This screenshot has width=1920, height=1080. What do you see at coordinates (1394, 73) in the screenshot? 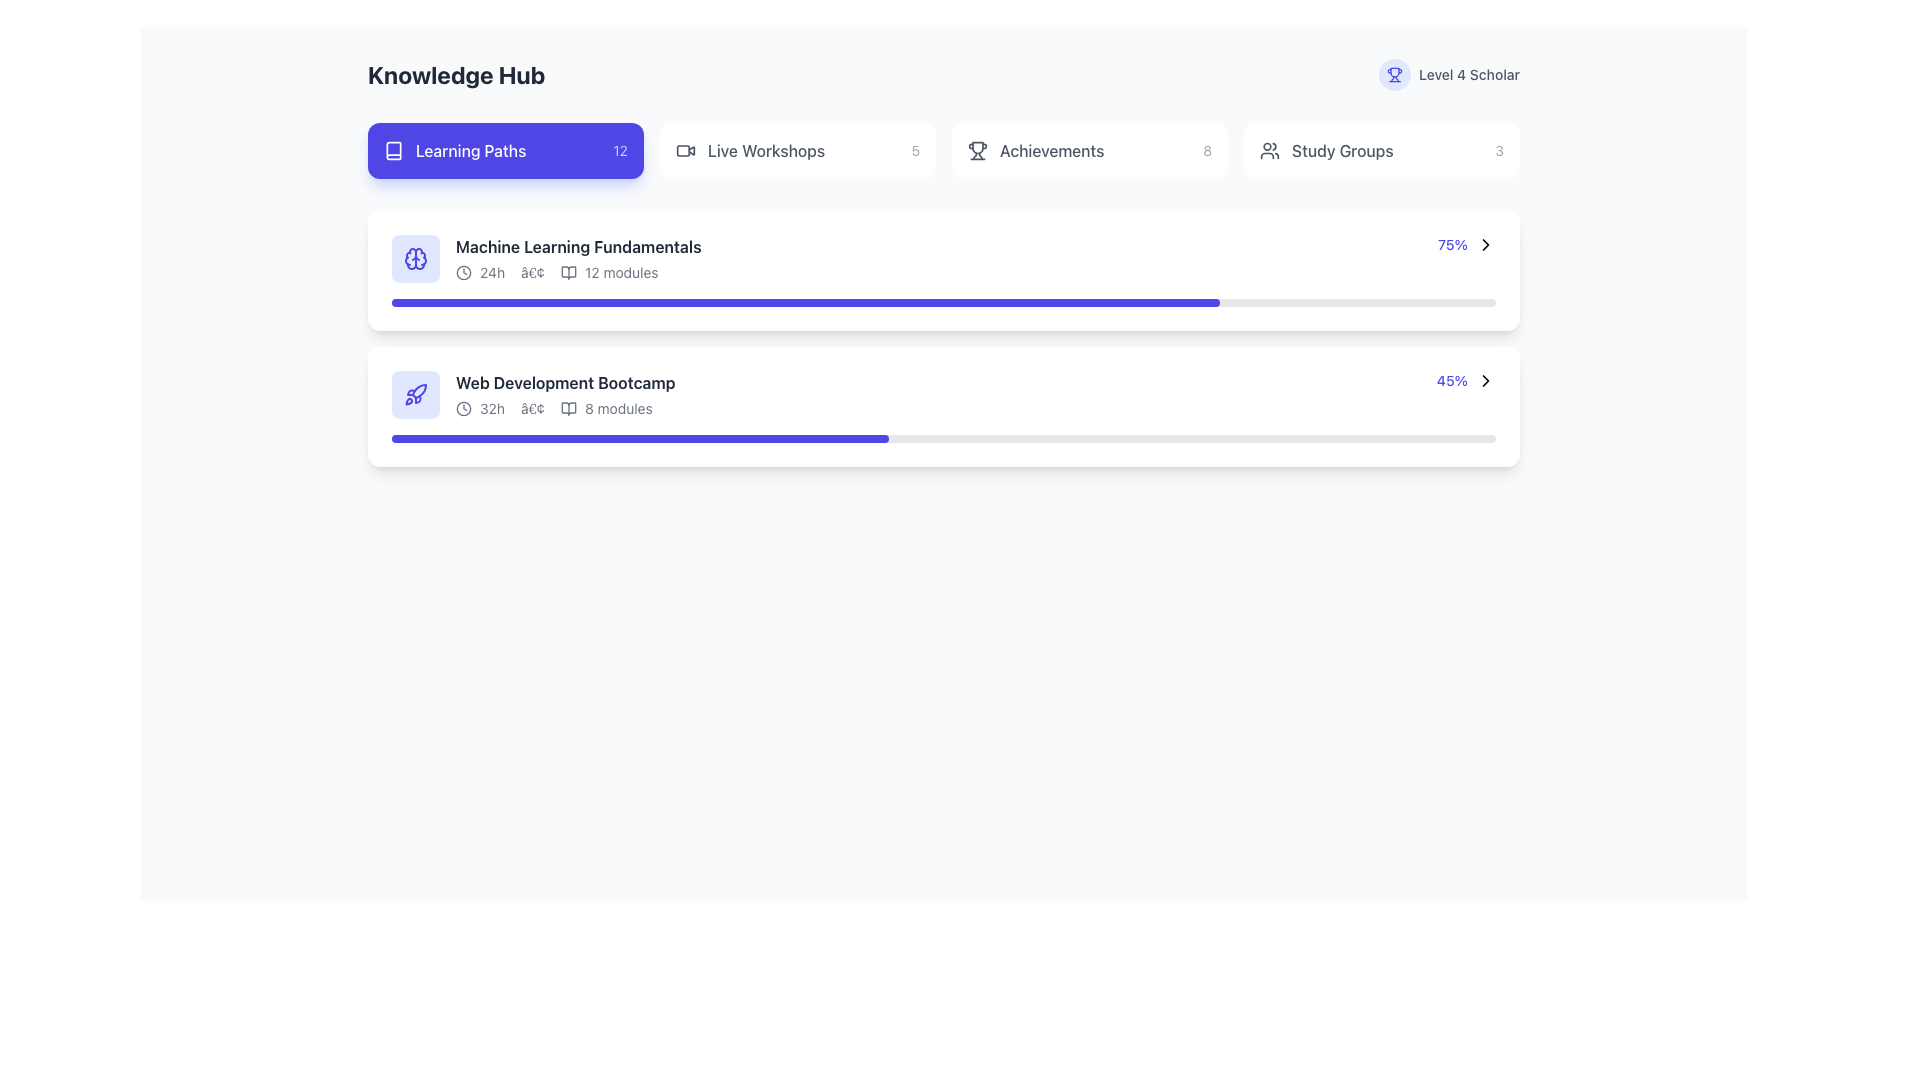
I see `the achievement icon representing the 'Level 4 Scholar' status located in the top-right section of the UI` at bounding box center [1394, 73].